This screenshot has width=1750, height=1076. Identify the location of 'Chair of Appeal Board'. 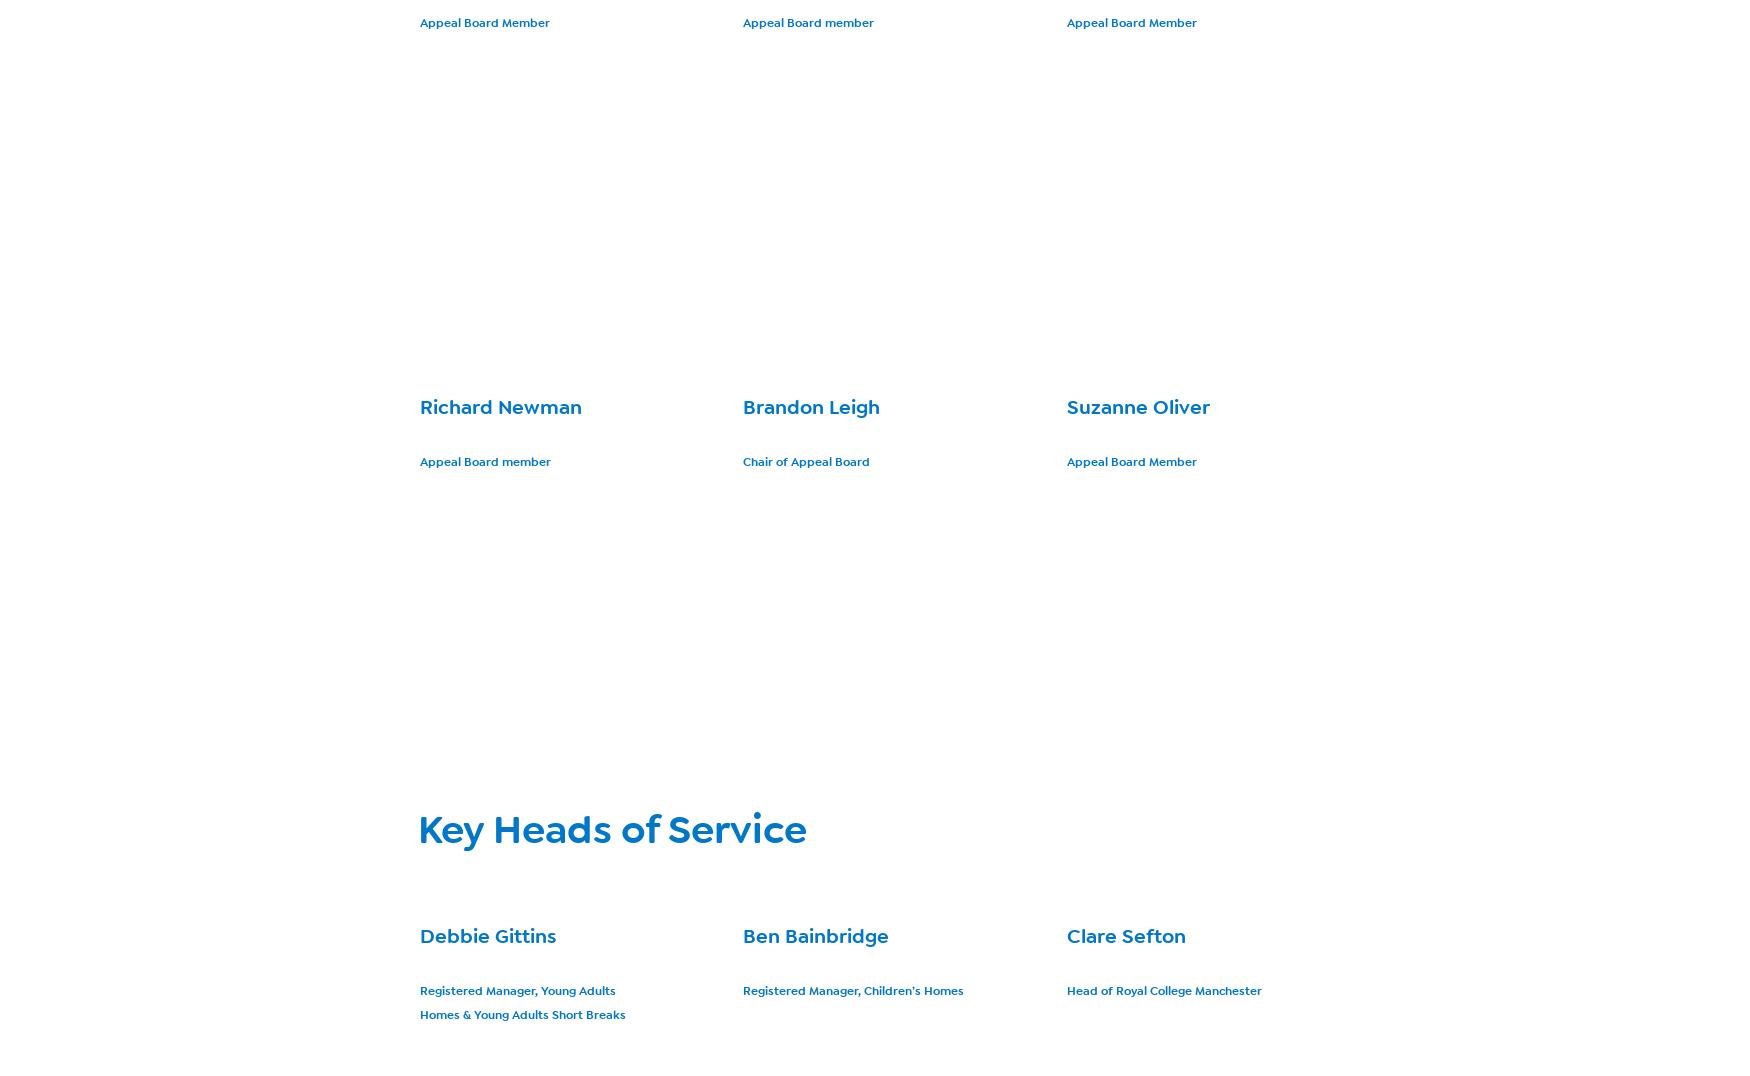
(805, 461).